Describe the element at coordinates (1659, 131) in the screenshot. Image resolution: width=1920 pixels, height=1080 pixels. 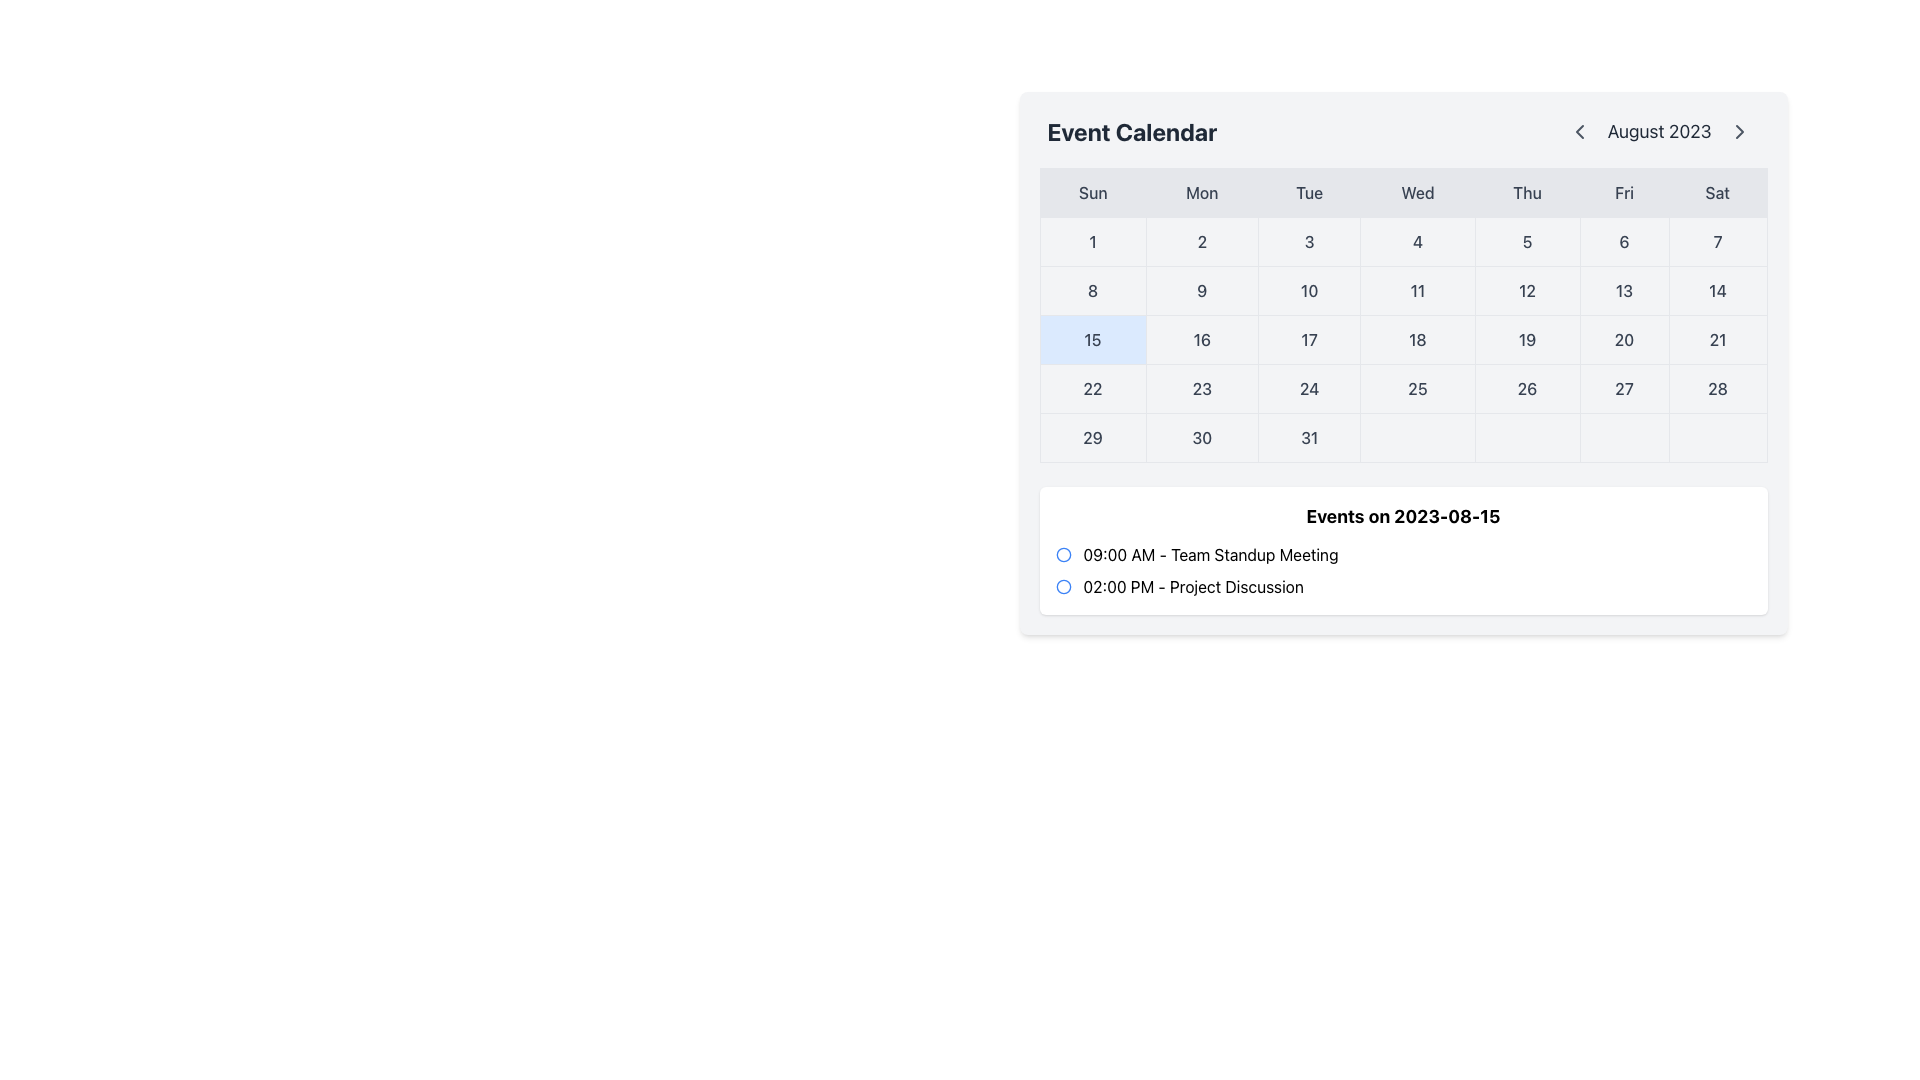
I see `the Text Label displaying 'August 2023' which is centrally aligned in the header section of the calendar interface` at that location.